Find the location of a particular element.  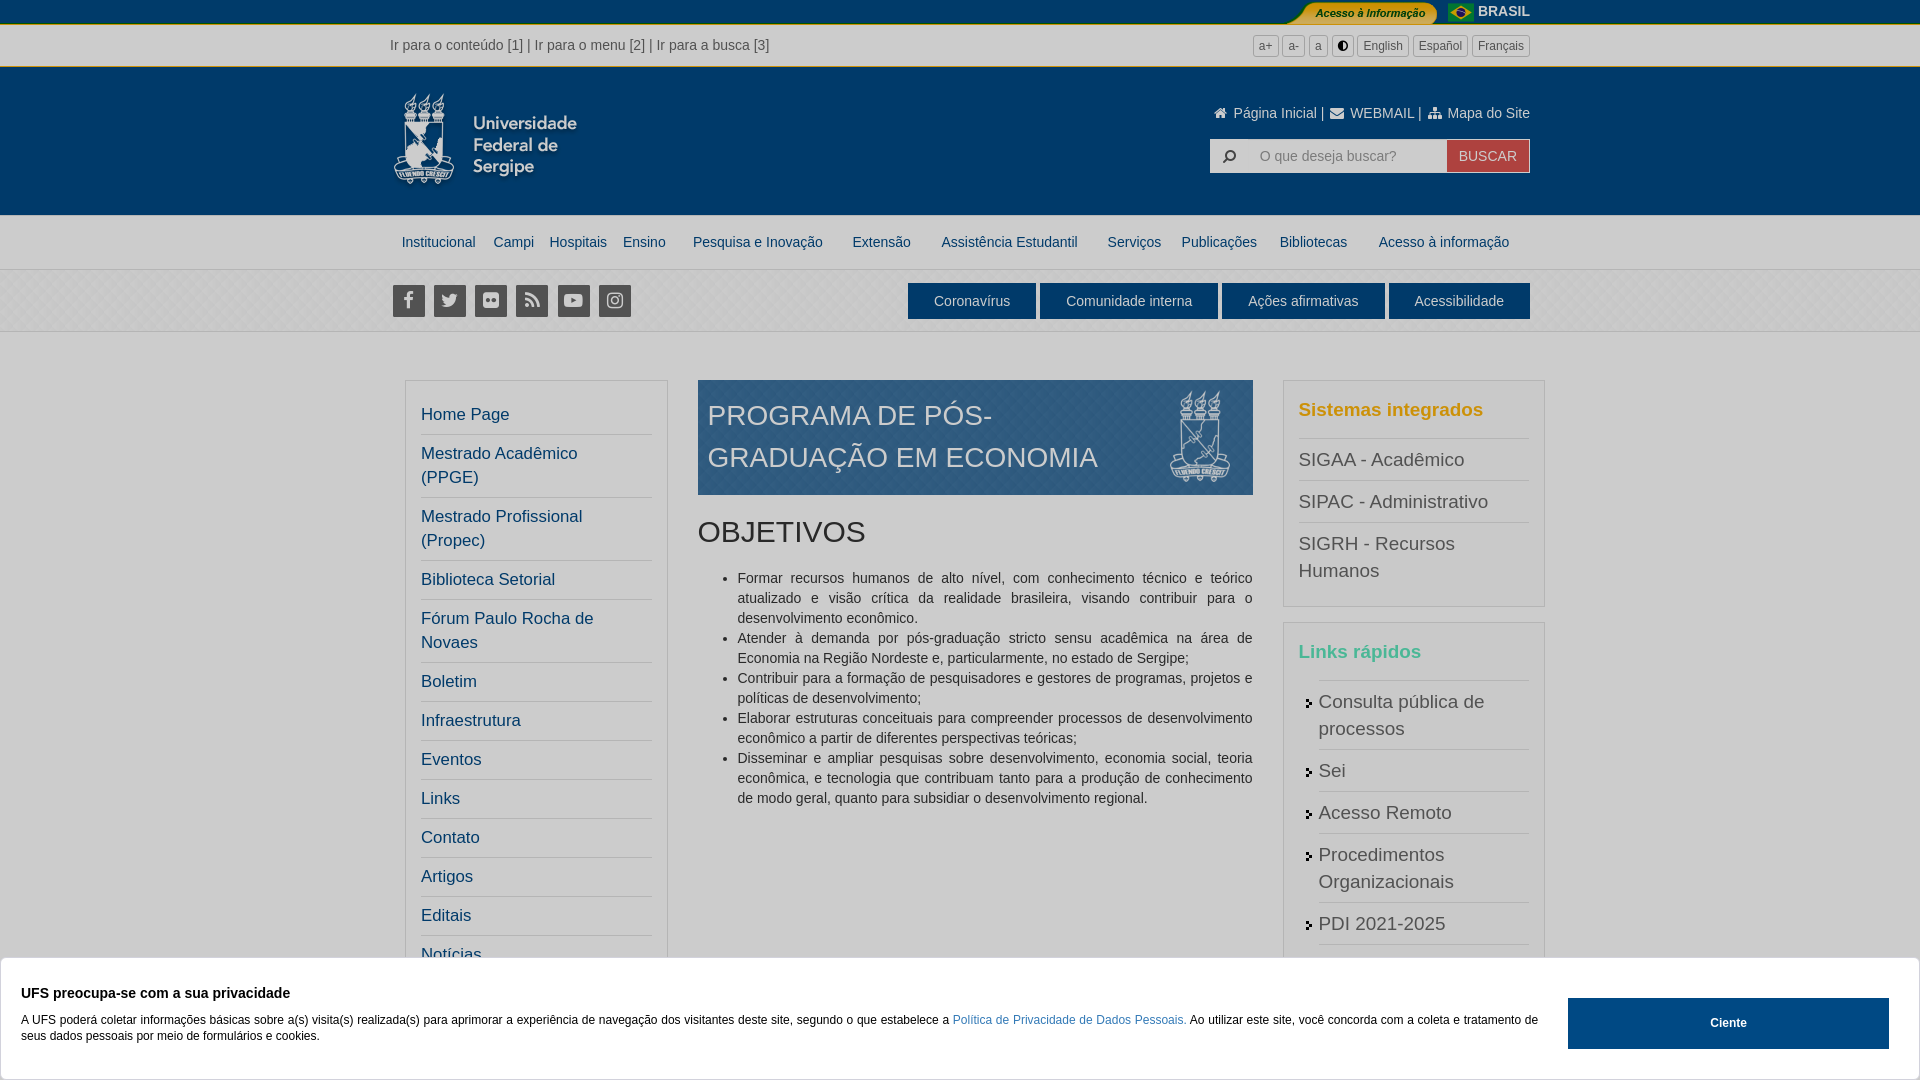

'a+' is located at coordinates (1265, 45).